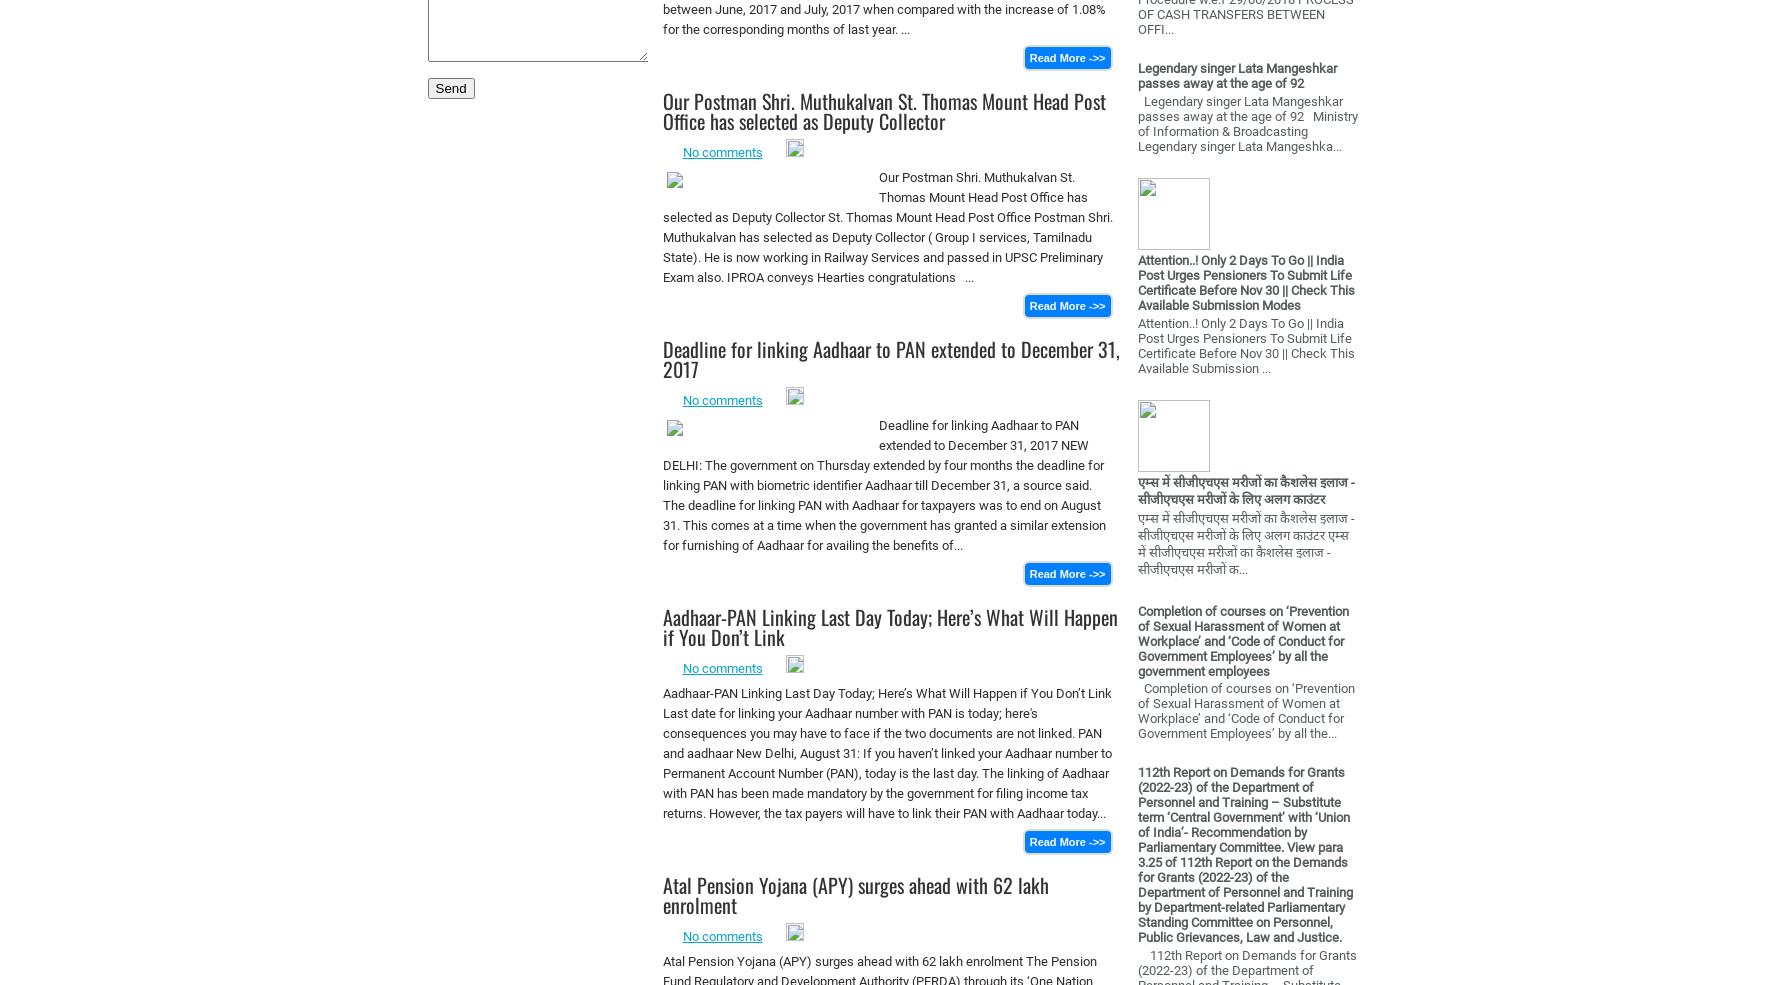 This screenshot has width=1785, height=985. I want to click on 'Aadhaar-PAN Linking Last Day Today; Here’s What Will Happen if You Don’t Link', so click(889, 625).